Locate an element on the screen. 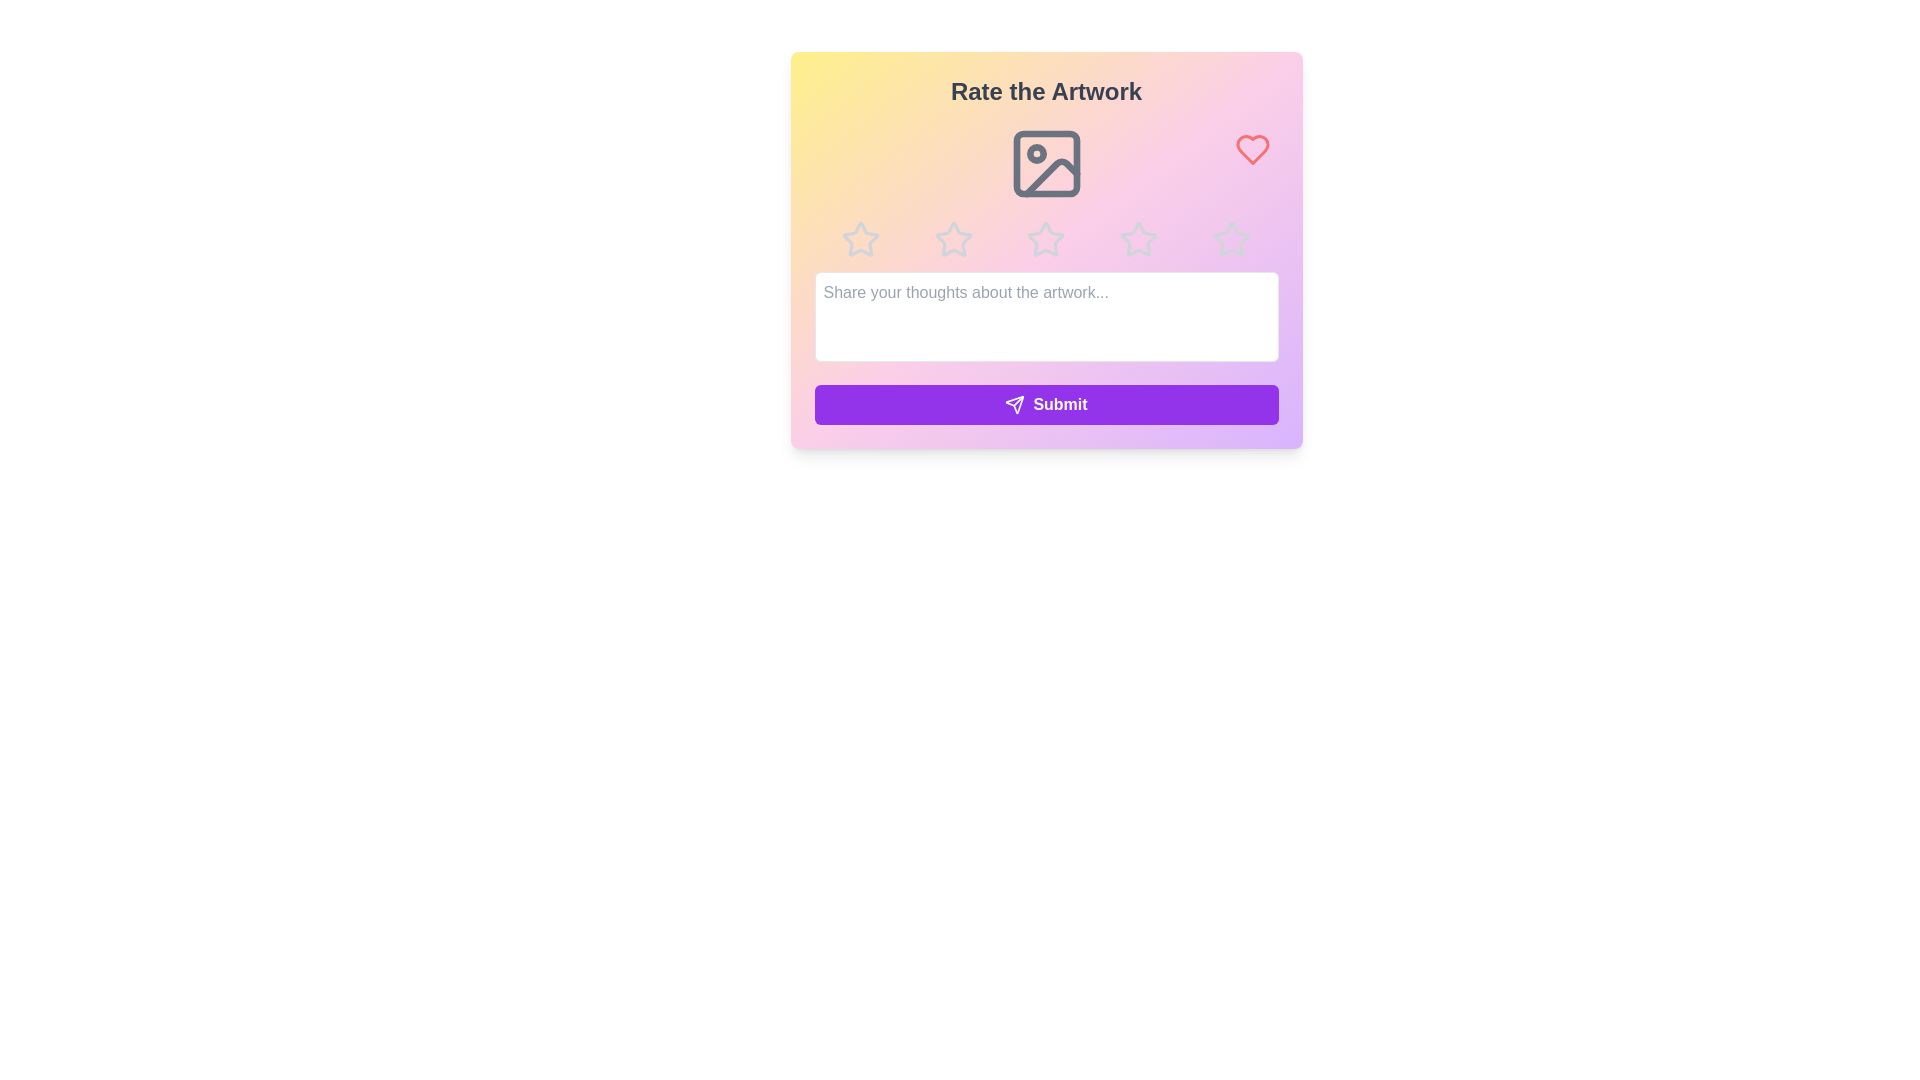 Image resolution: width=1920 pixels, height=1080 pixels. the heart icon to express appreciation for the artwork is located at coordinates (1251, 149).